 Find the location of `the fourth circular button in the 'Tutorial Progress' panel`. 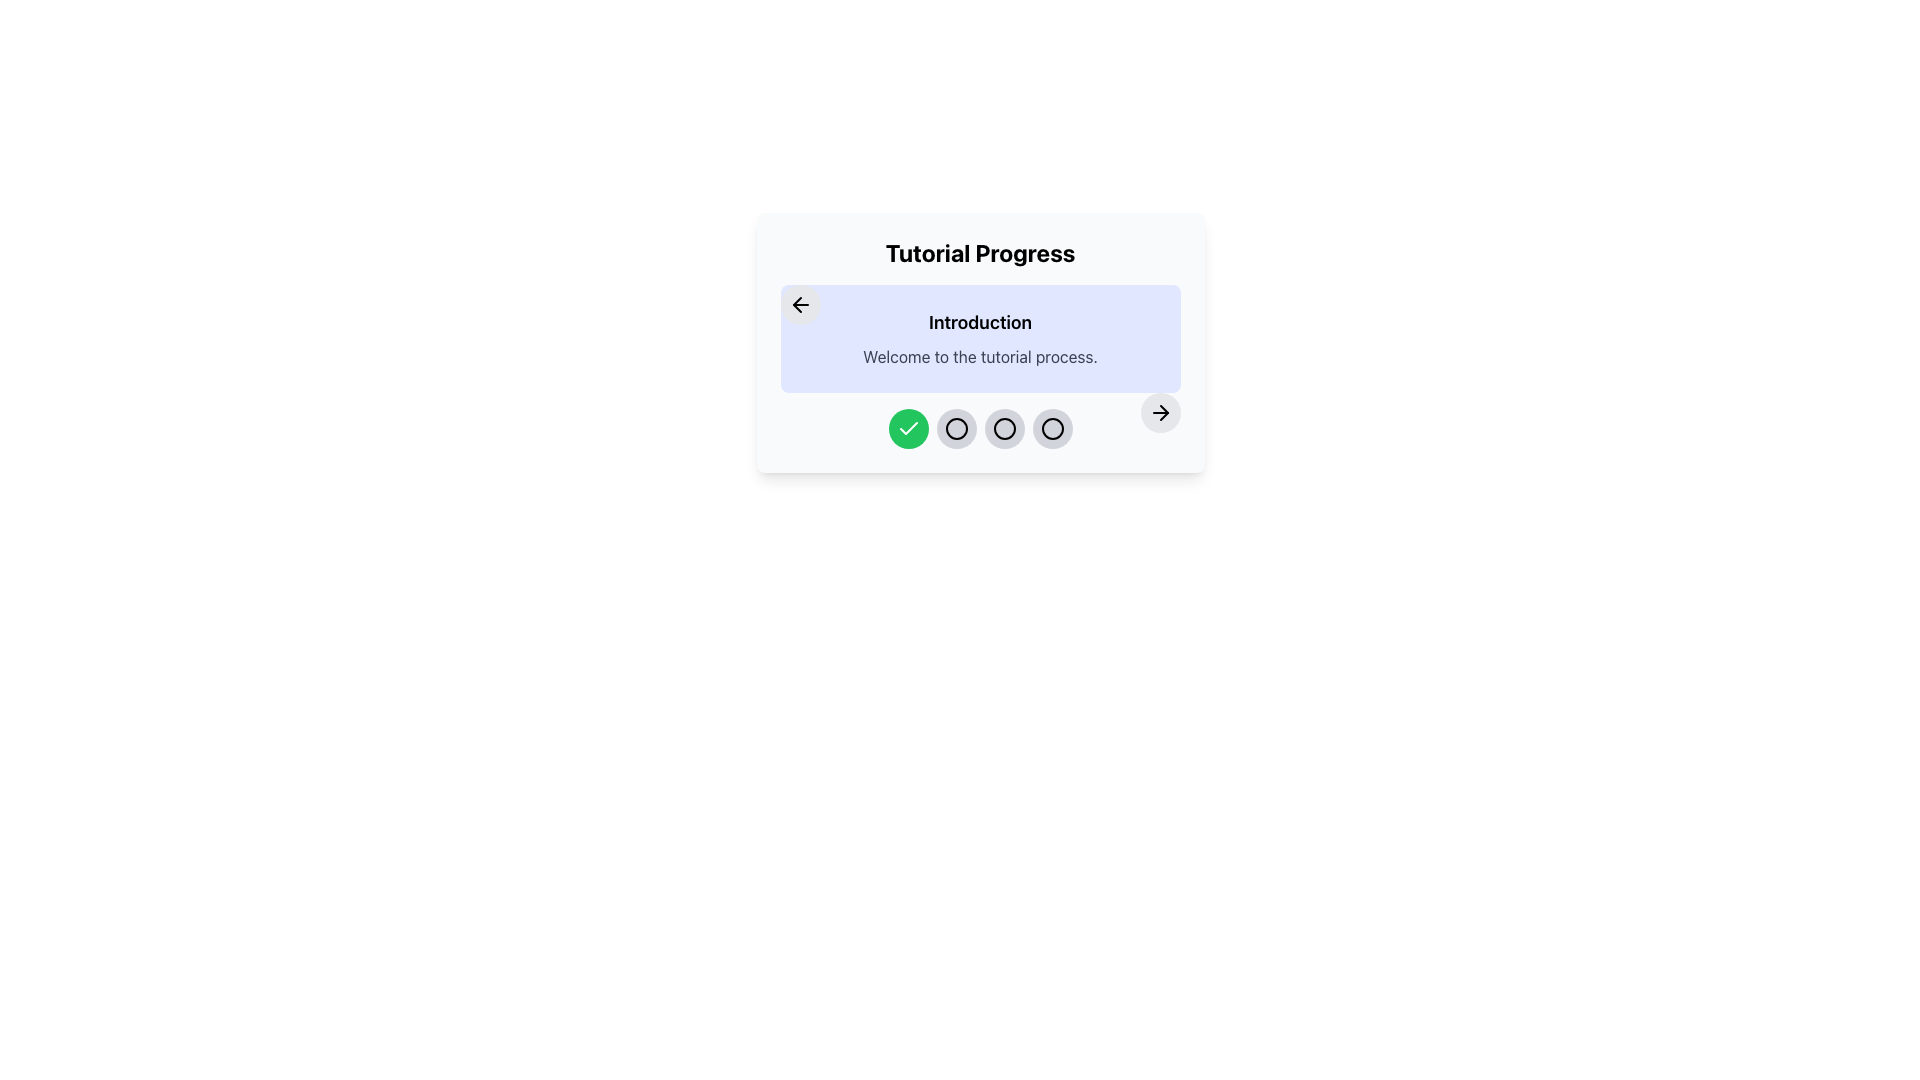

the fourth circular button in the 'Tutorial Progress' panel is located at coordinates (1051, 427).